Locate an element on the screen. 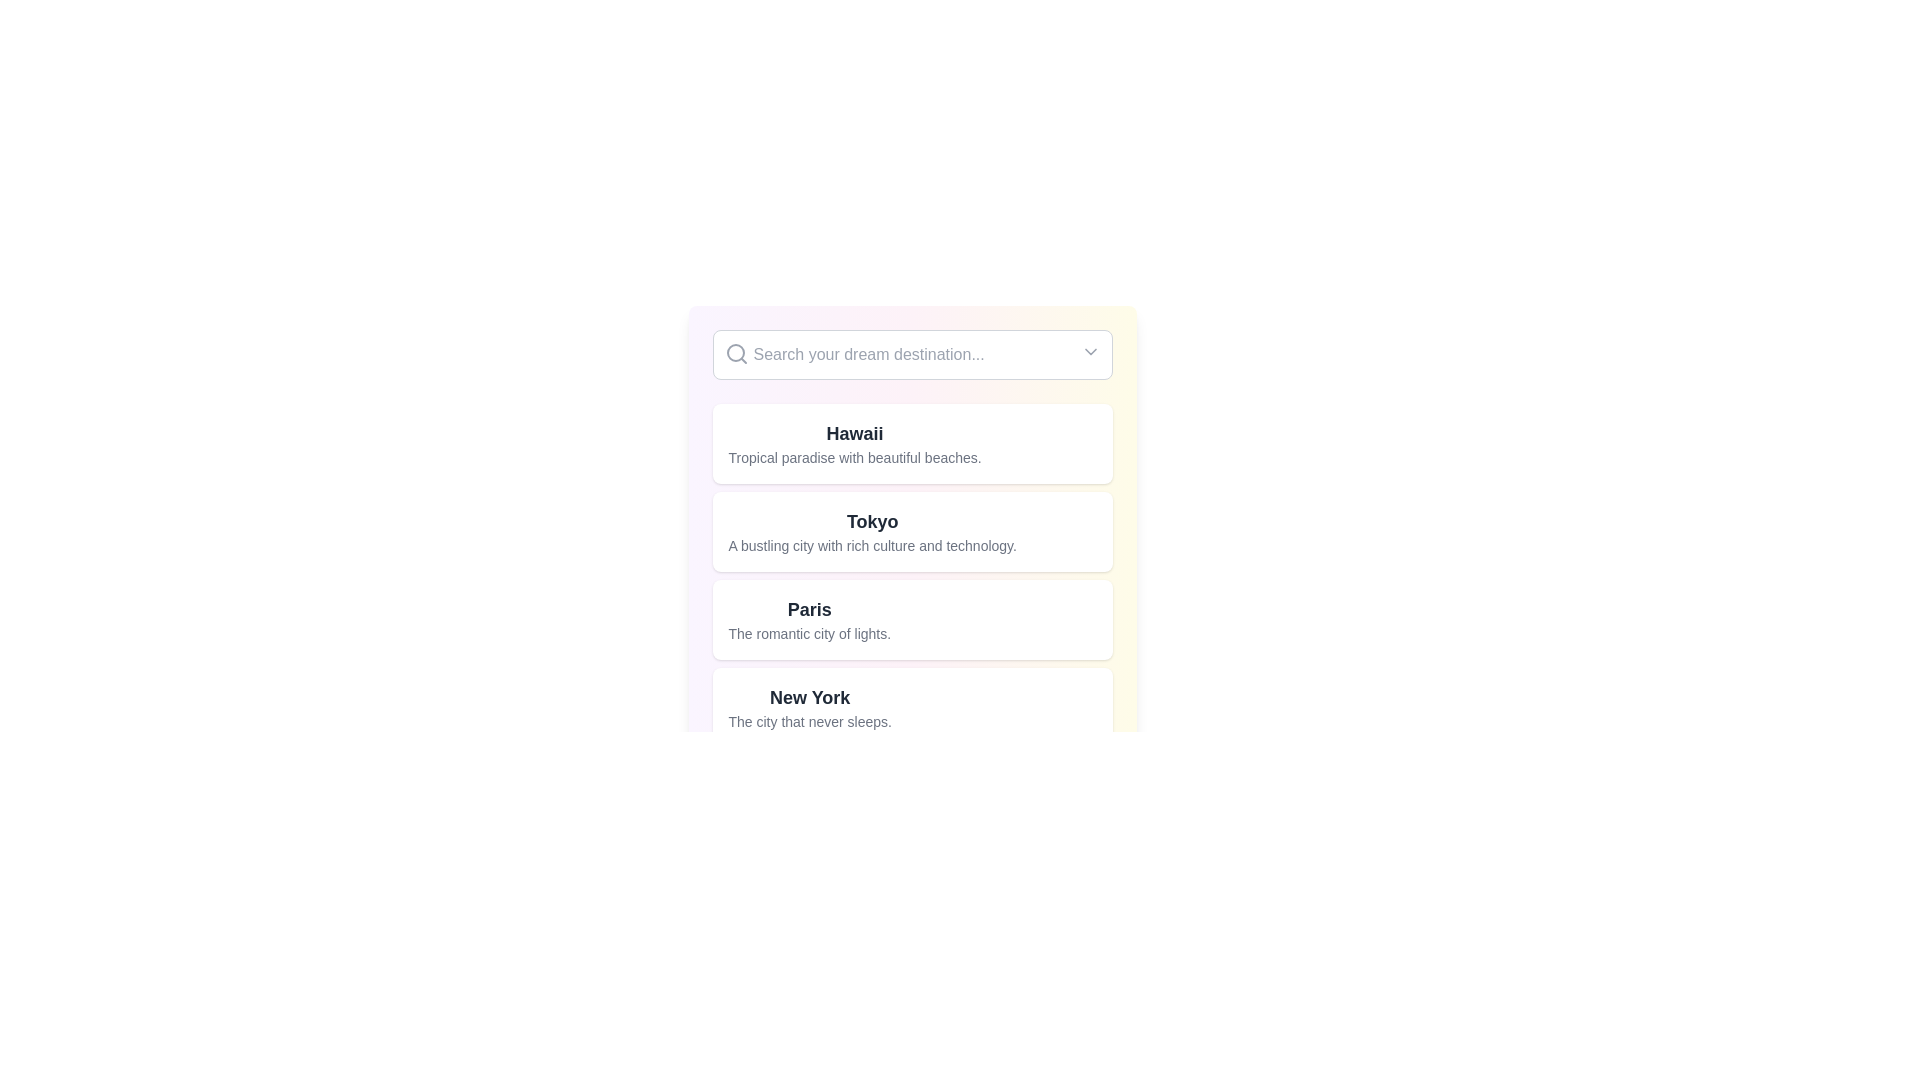 The height and width of the screenshot is (1080, 1920). the small downward-pointing chevron icon located at the top-right corner of the search bar to trigger hover effects is located at coordinates (1089, 350).